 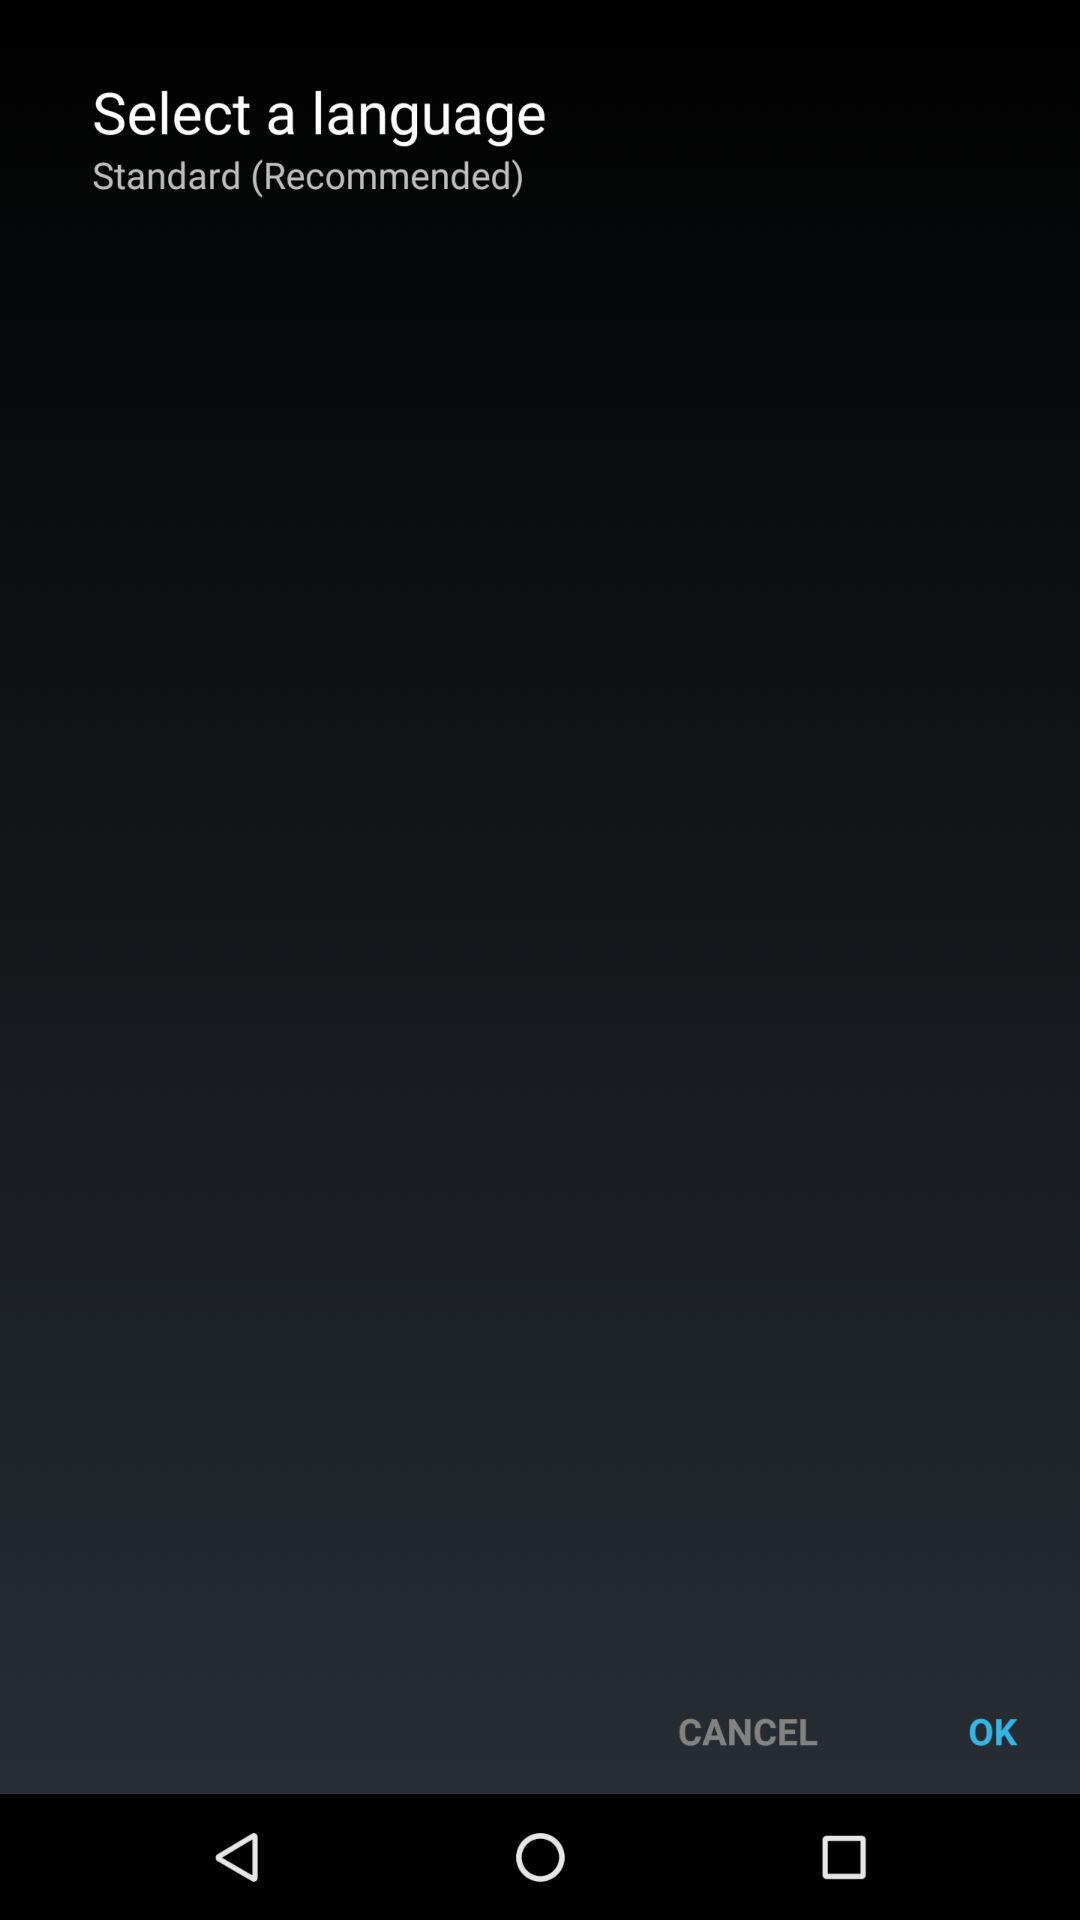 What do you see at coordinates (318, 110) in the screenshot?
I see `the select a language item` at bounding box center [318, 110].